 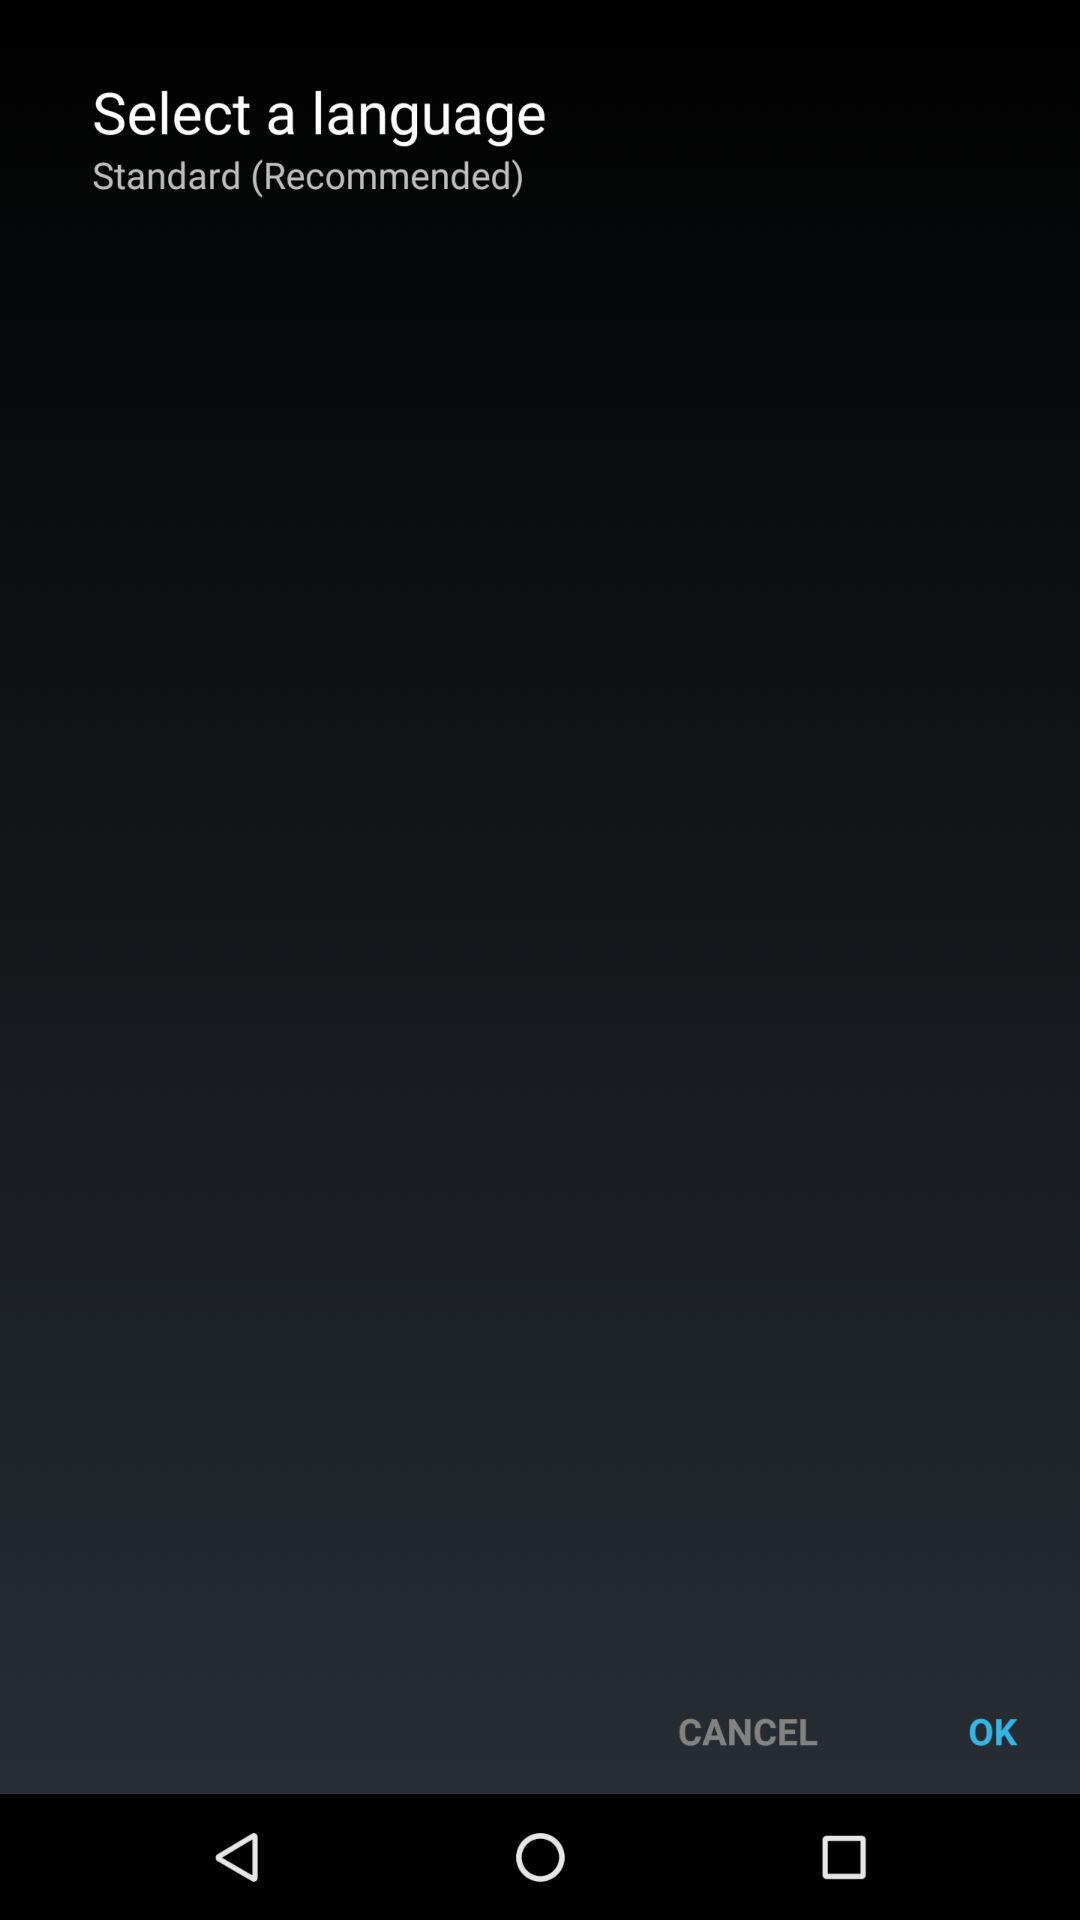 What do you see at coordinates (318, 110) in the screenshot?
I see `the select a language item` at bounding box center [318, 110].